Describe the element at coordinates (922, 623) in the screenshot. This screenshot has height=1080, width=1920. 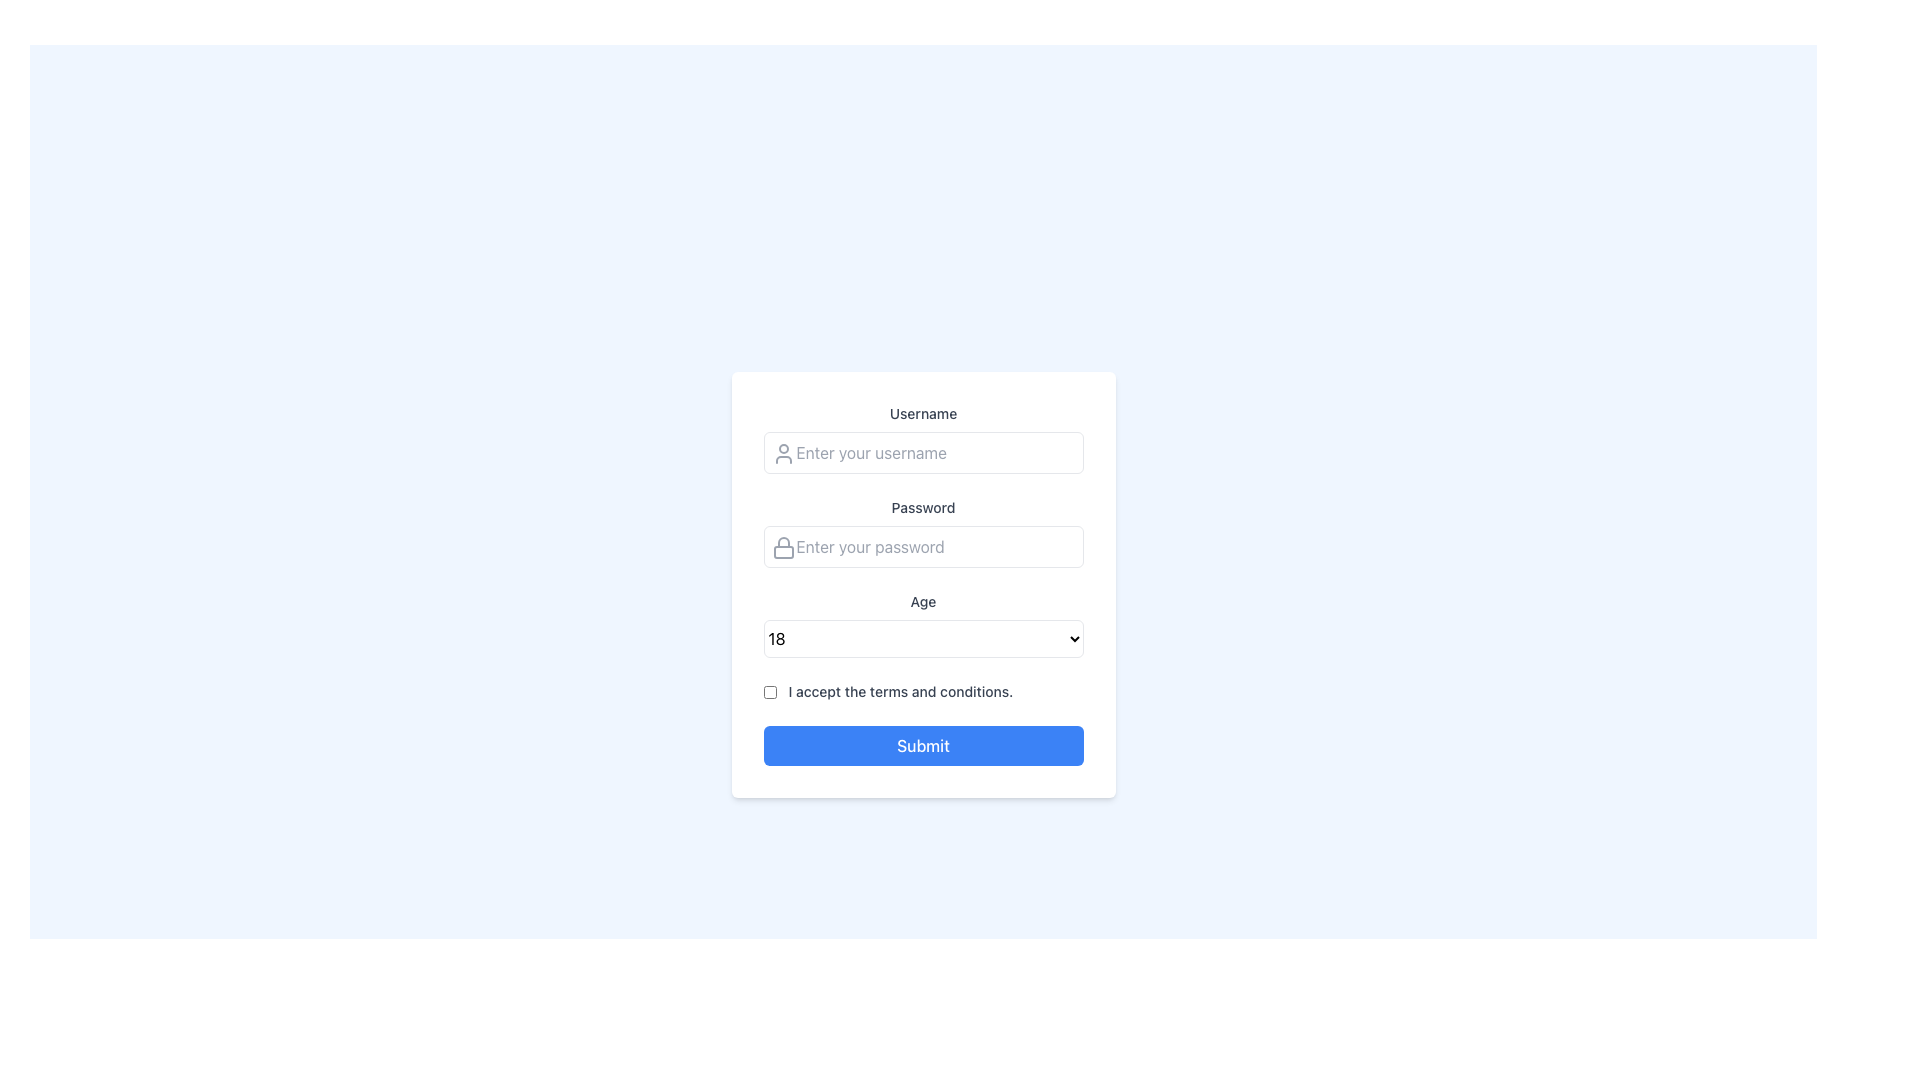
I see `a value from the 'Age' dropdown menu located below the 'Password' field on the form` at that location.